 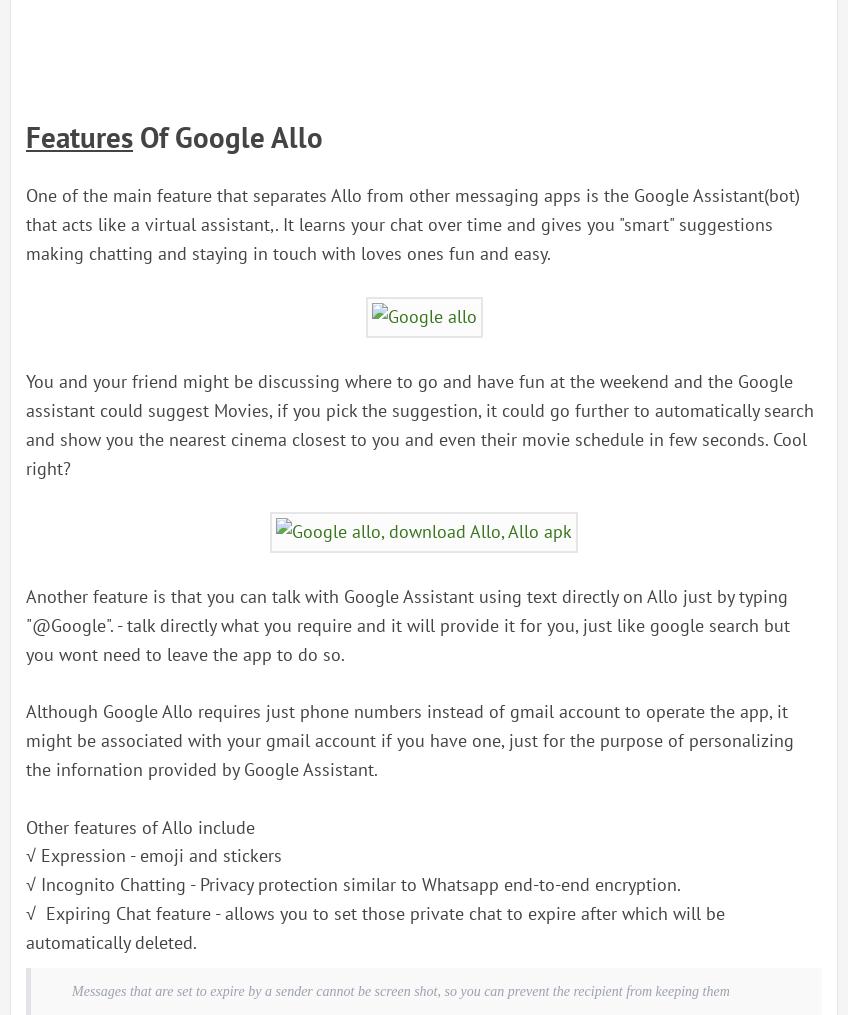 I want to click on 'Another feature is that you can talk with Google Assistant using text directly on Allo just by typing "@Google". - talk directly what you require and it will provide it for you, just like google search but you wont need to leave the app to do so.', so click(x=25, y=624).